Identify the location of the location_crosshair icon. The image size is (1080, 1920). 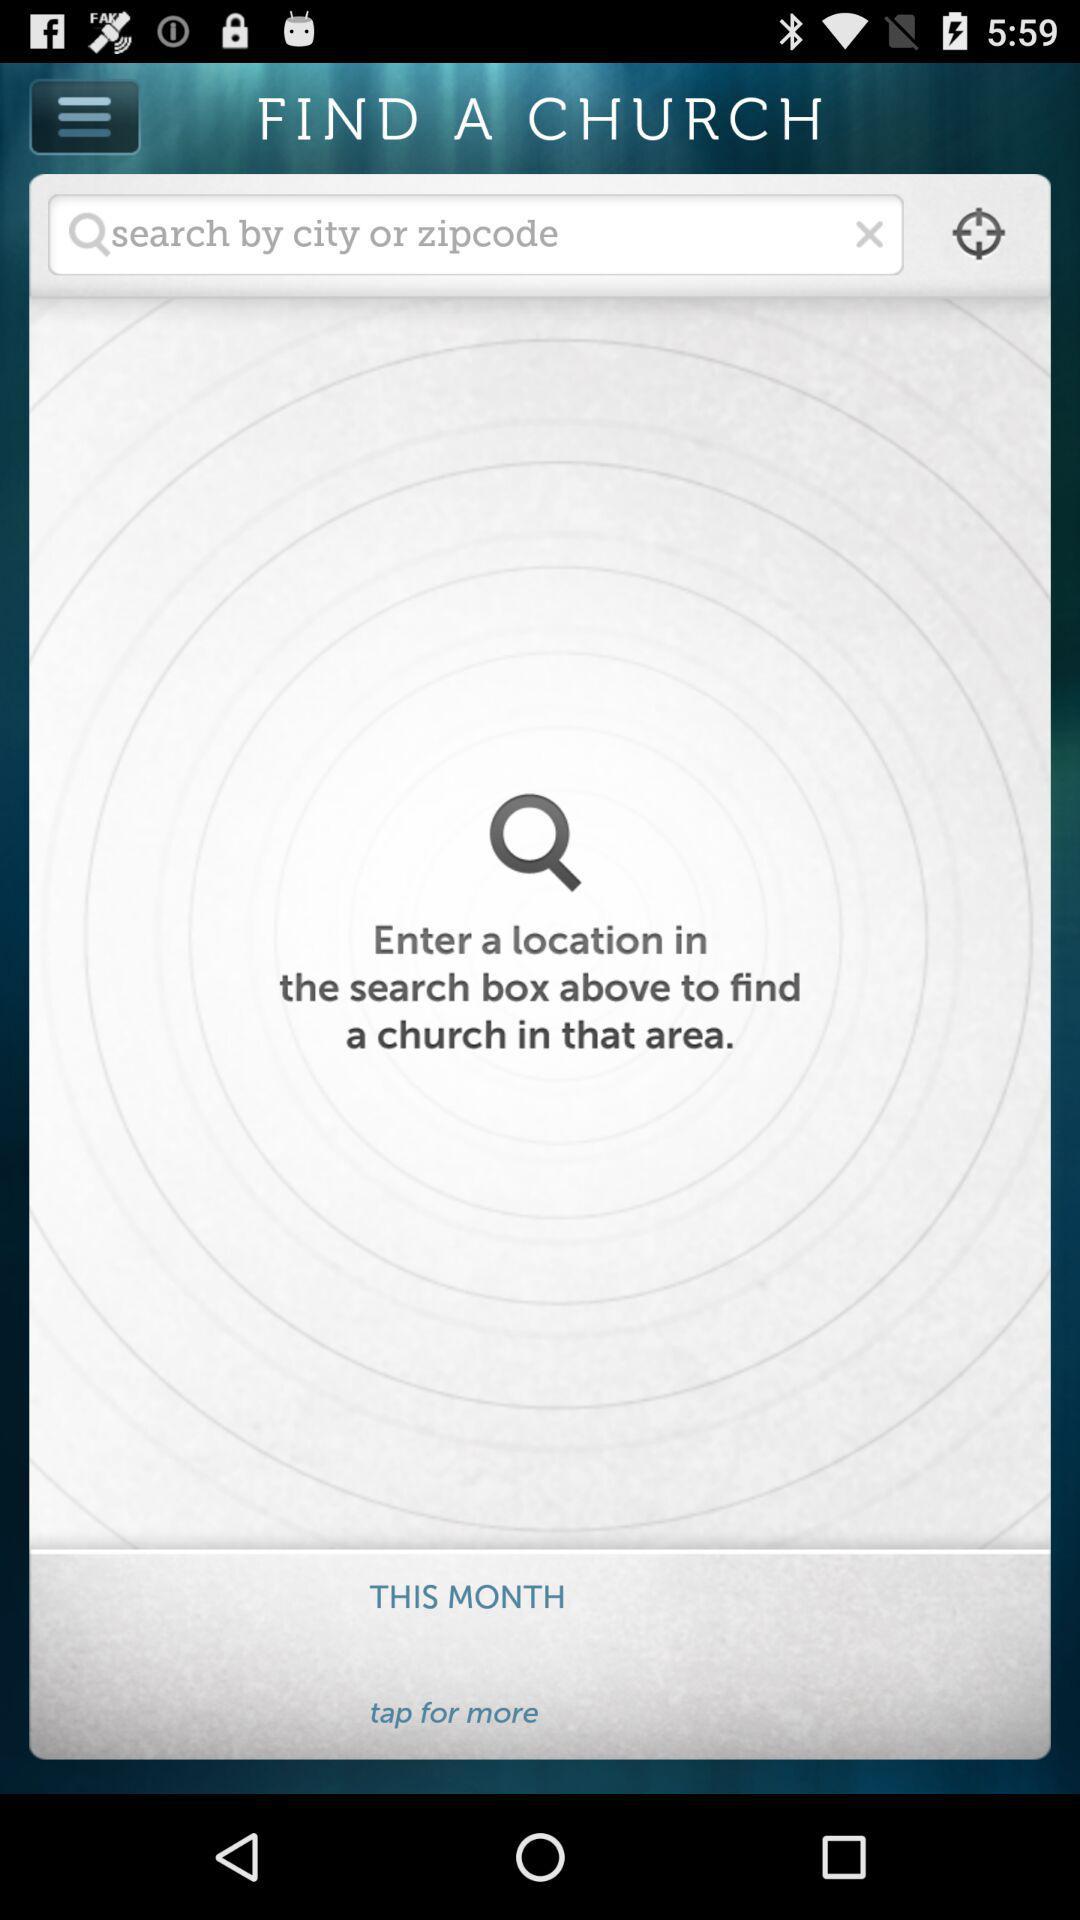
(977, 250).